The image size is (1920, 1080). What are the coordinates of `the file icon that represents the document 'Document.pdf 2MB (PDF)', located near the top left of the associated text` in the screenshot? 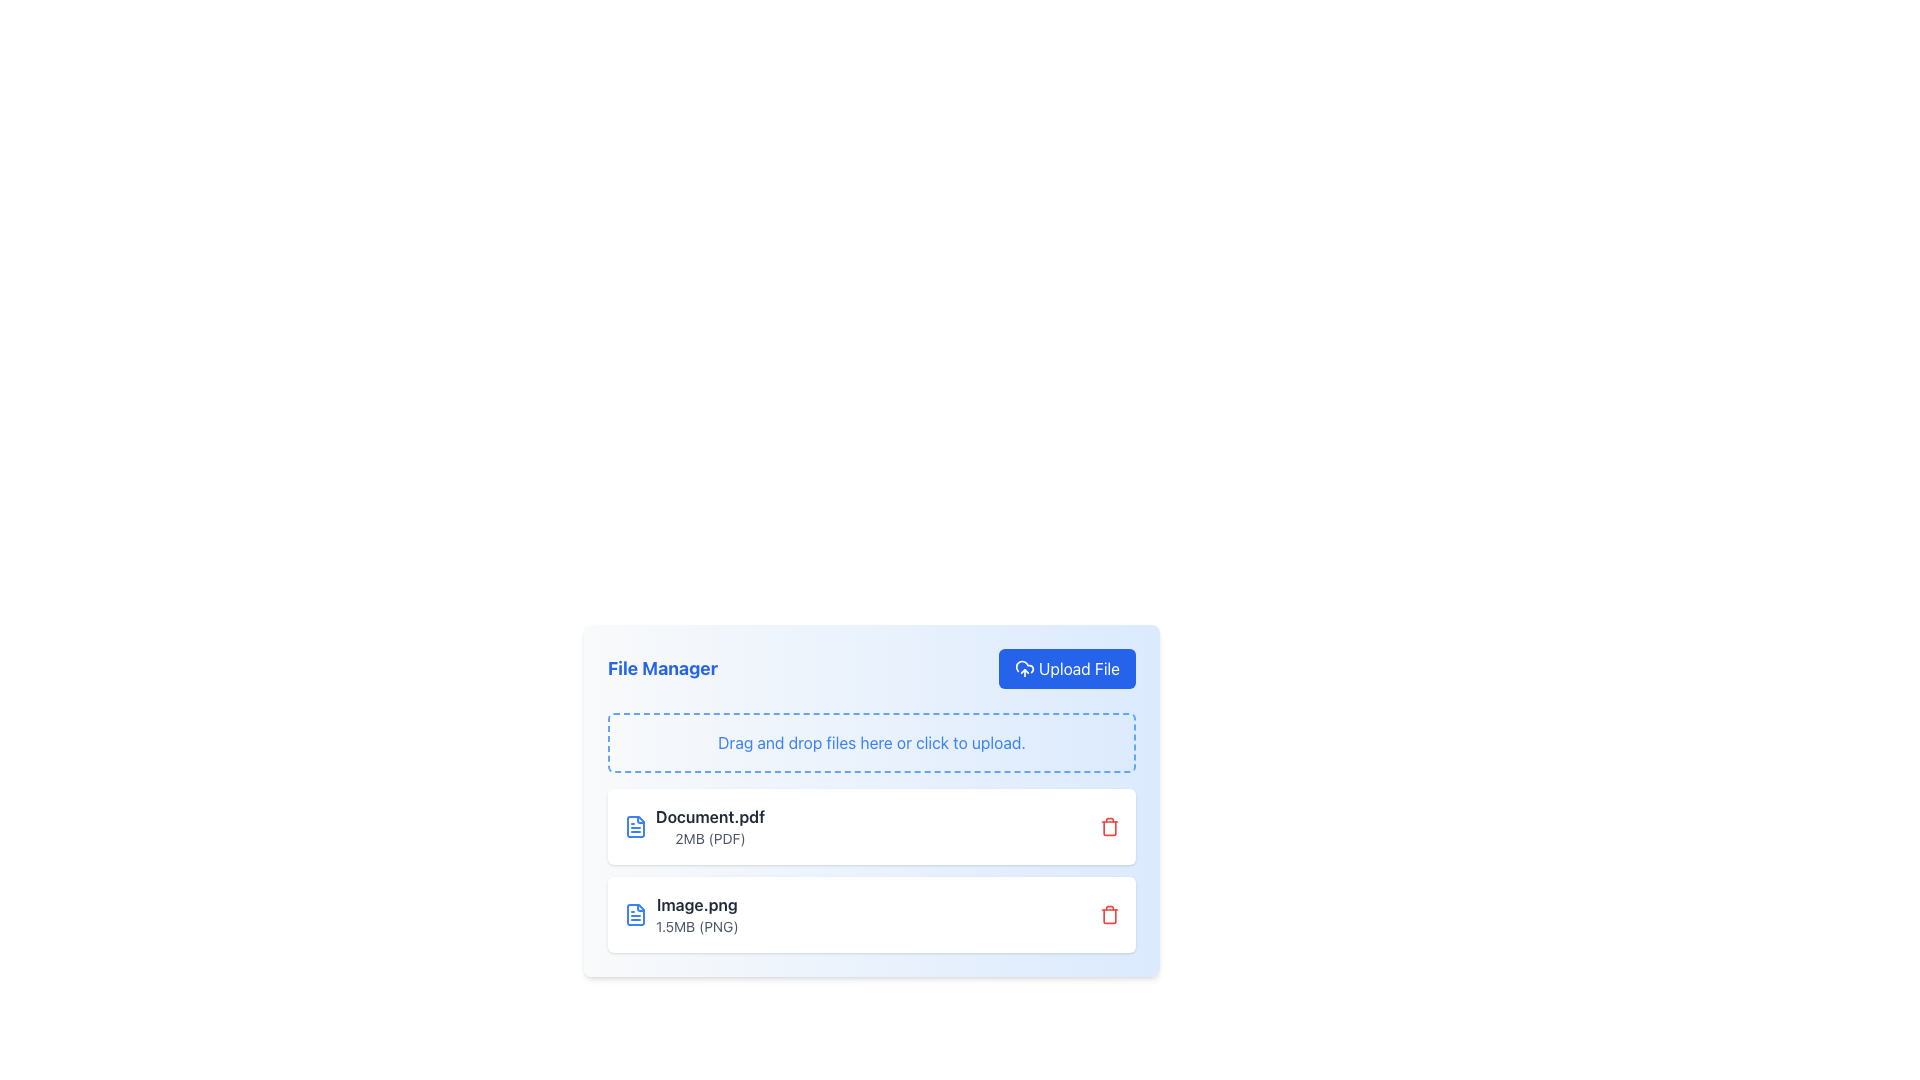 It's located at (634, 826).